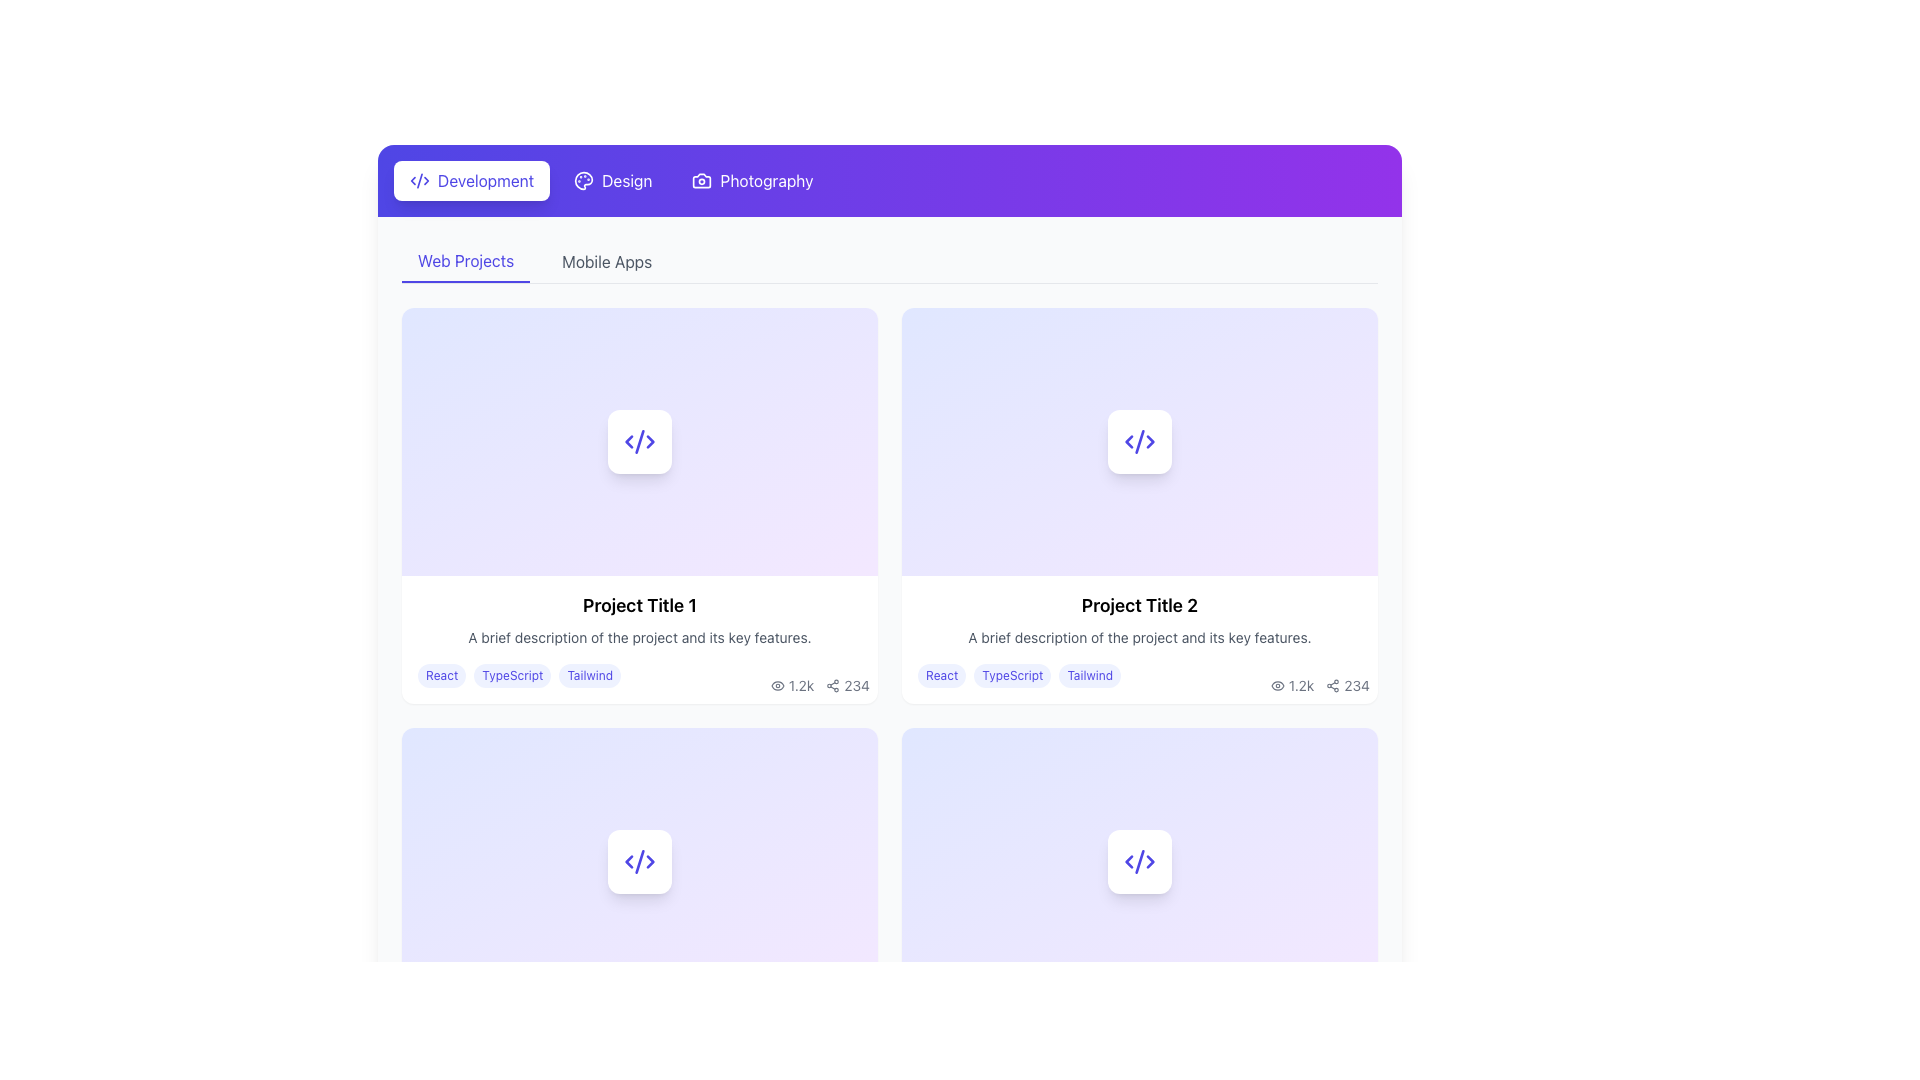 The height and width of the screenshot is (1080, 1920). I want to click on the sharing icon located in the bottom-right corner of the second project card, positioned between the '1.2k' text and the '234' text, so click(1333, 684).